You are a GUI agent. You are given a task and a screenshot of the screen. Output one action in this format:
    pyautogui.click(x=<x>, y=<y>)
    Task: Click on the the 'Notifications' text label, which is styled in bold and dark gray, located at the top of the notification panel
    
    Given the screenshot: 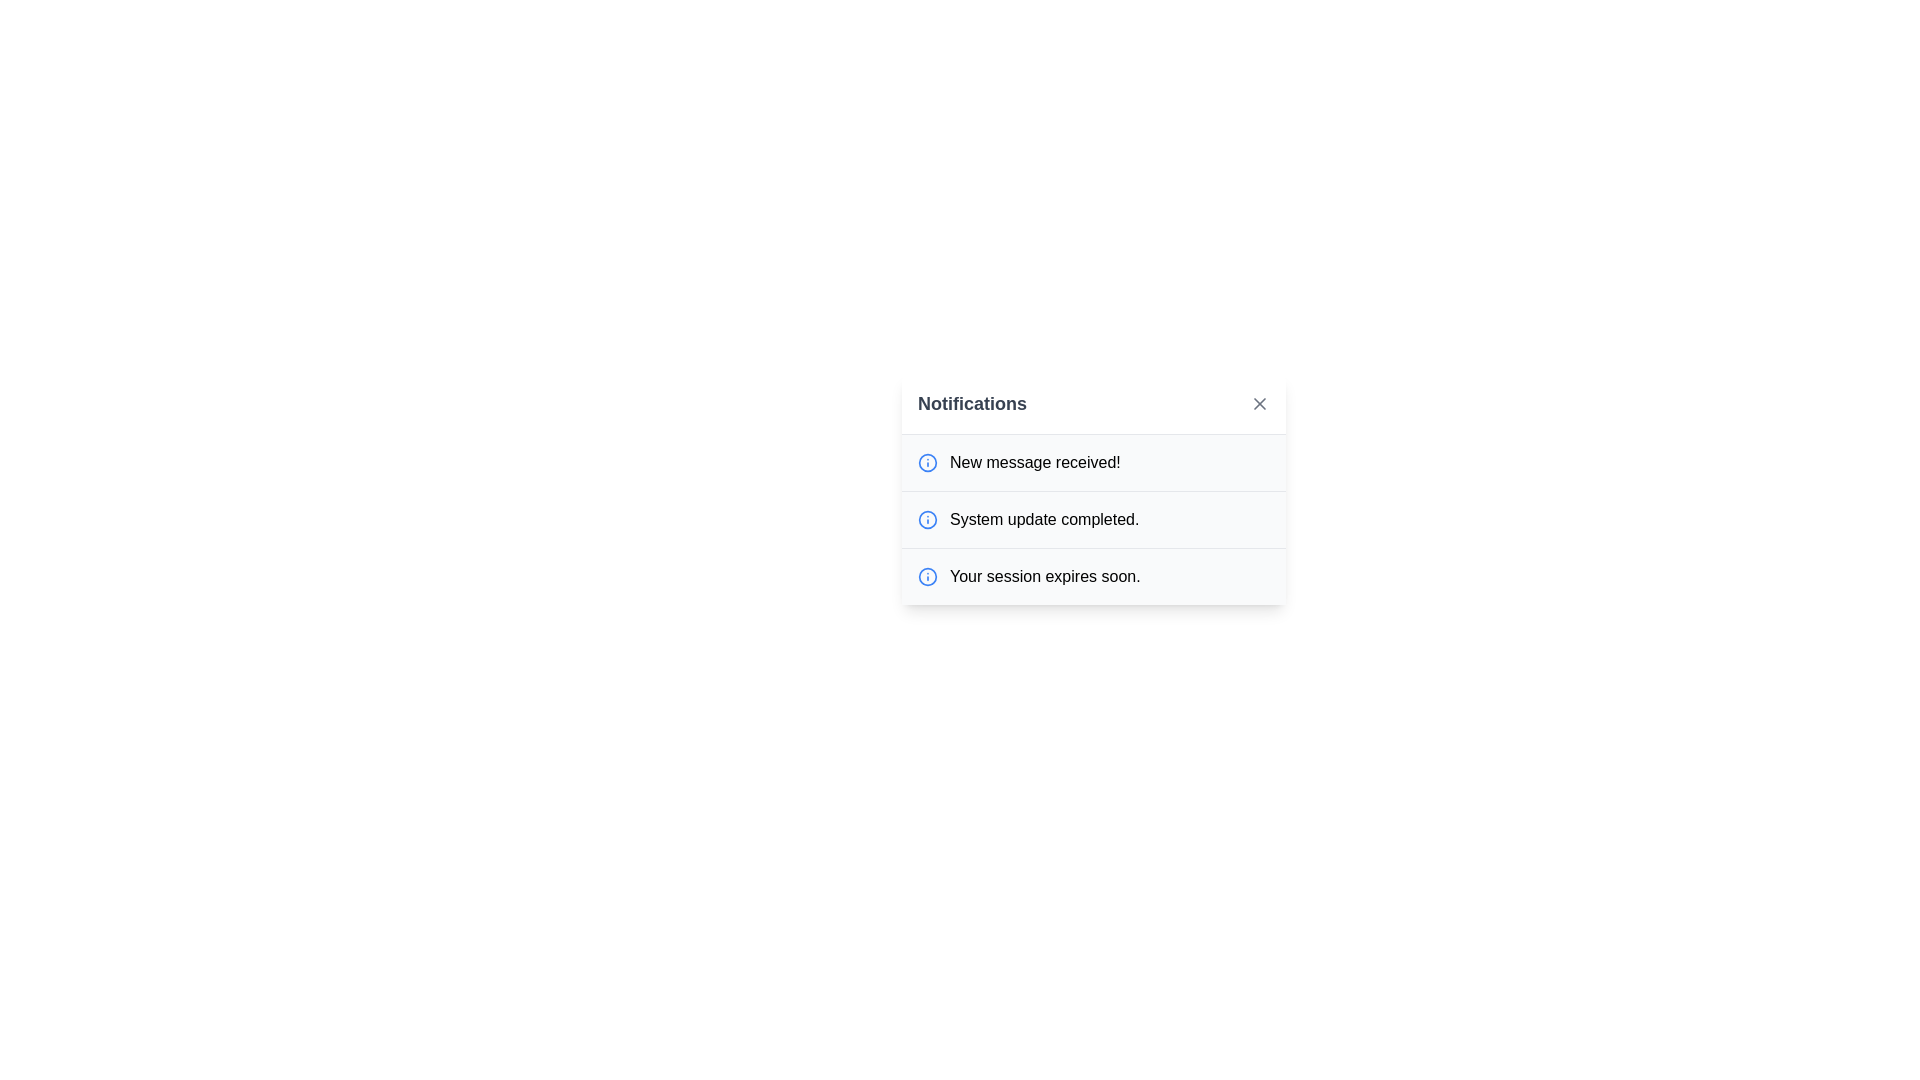 What is the action you would take?
    pyautogui.click(x=972, y=404)
    